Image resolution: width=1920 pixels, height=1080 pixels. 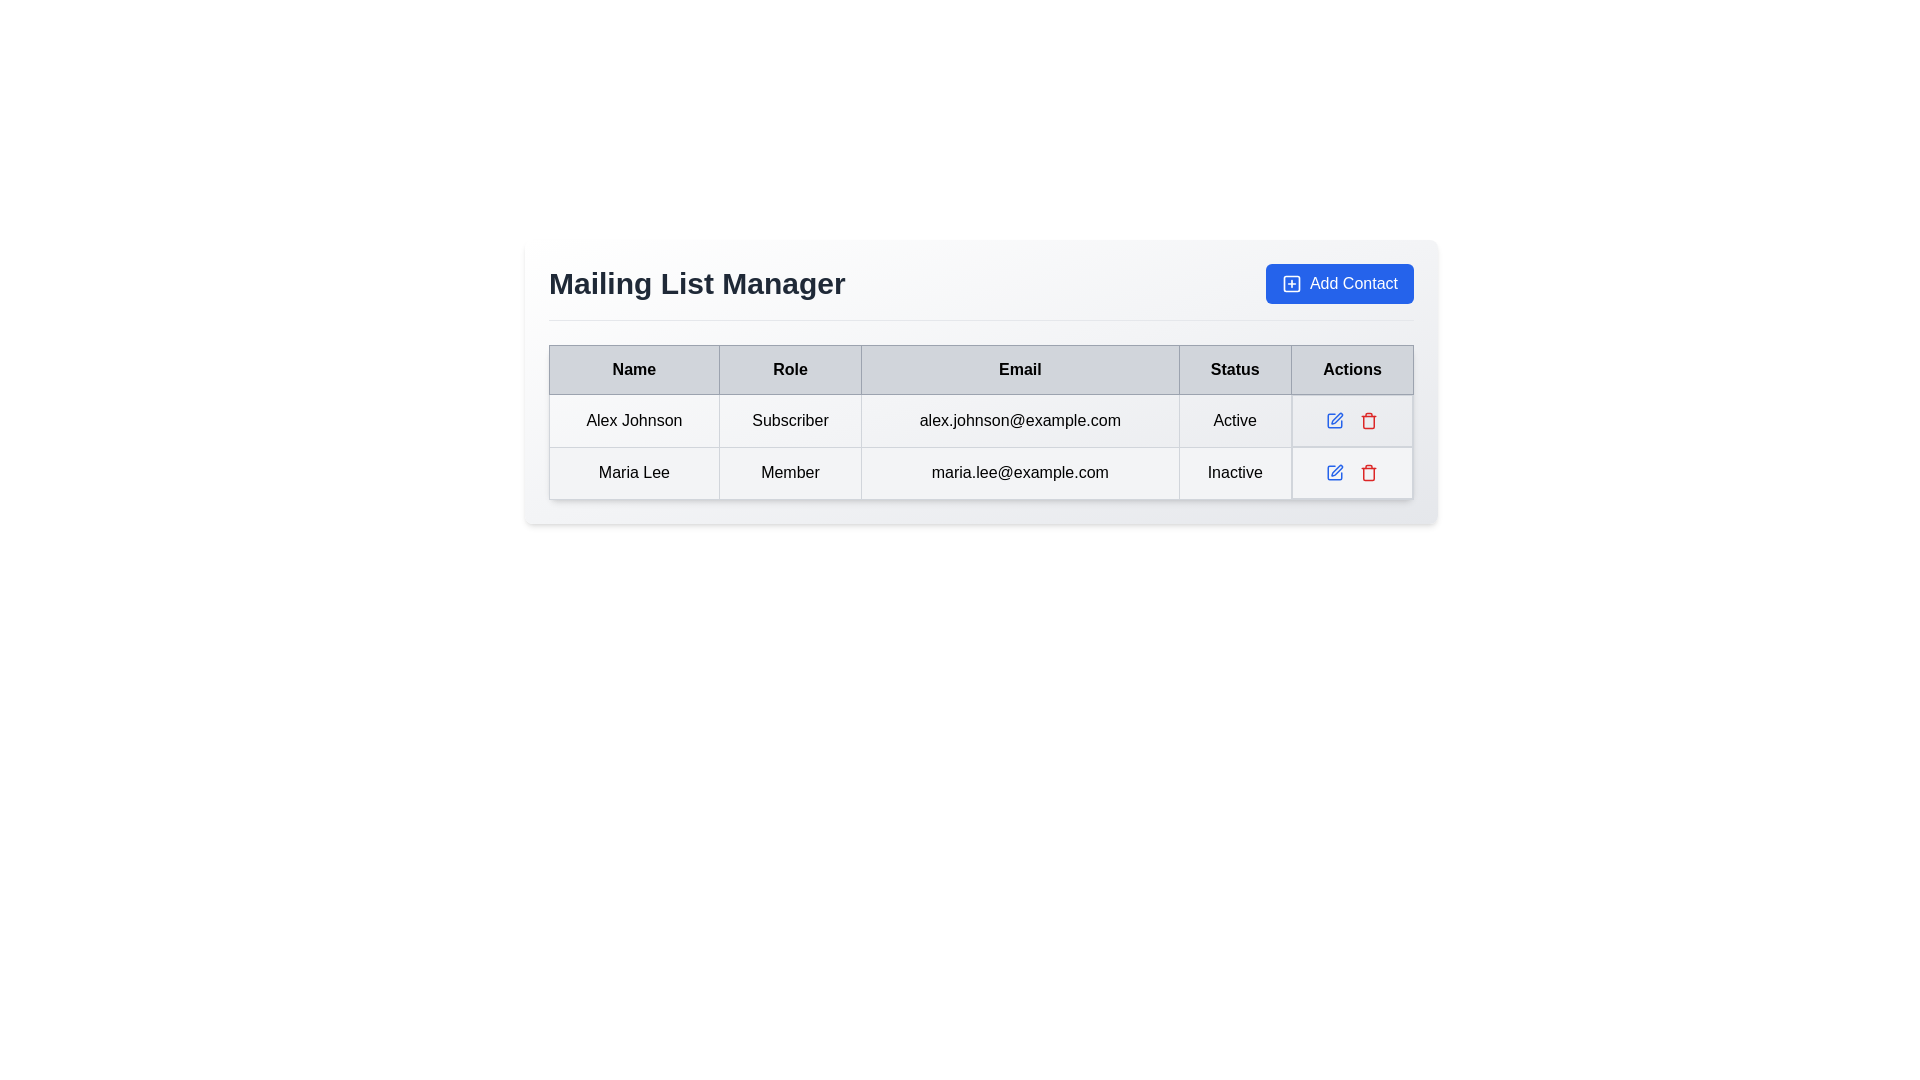 I want to click on the icon resembling a square with a centered plus sign inside it, which is located within the blue button labeled 'Add Contact' at the top-right corner of the interface, so click(x=1291, y=284).